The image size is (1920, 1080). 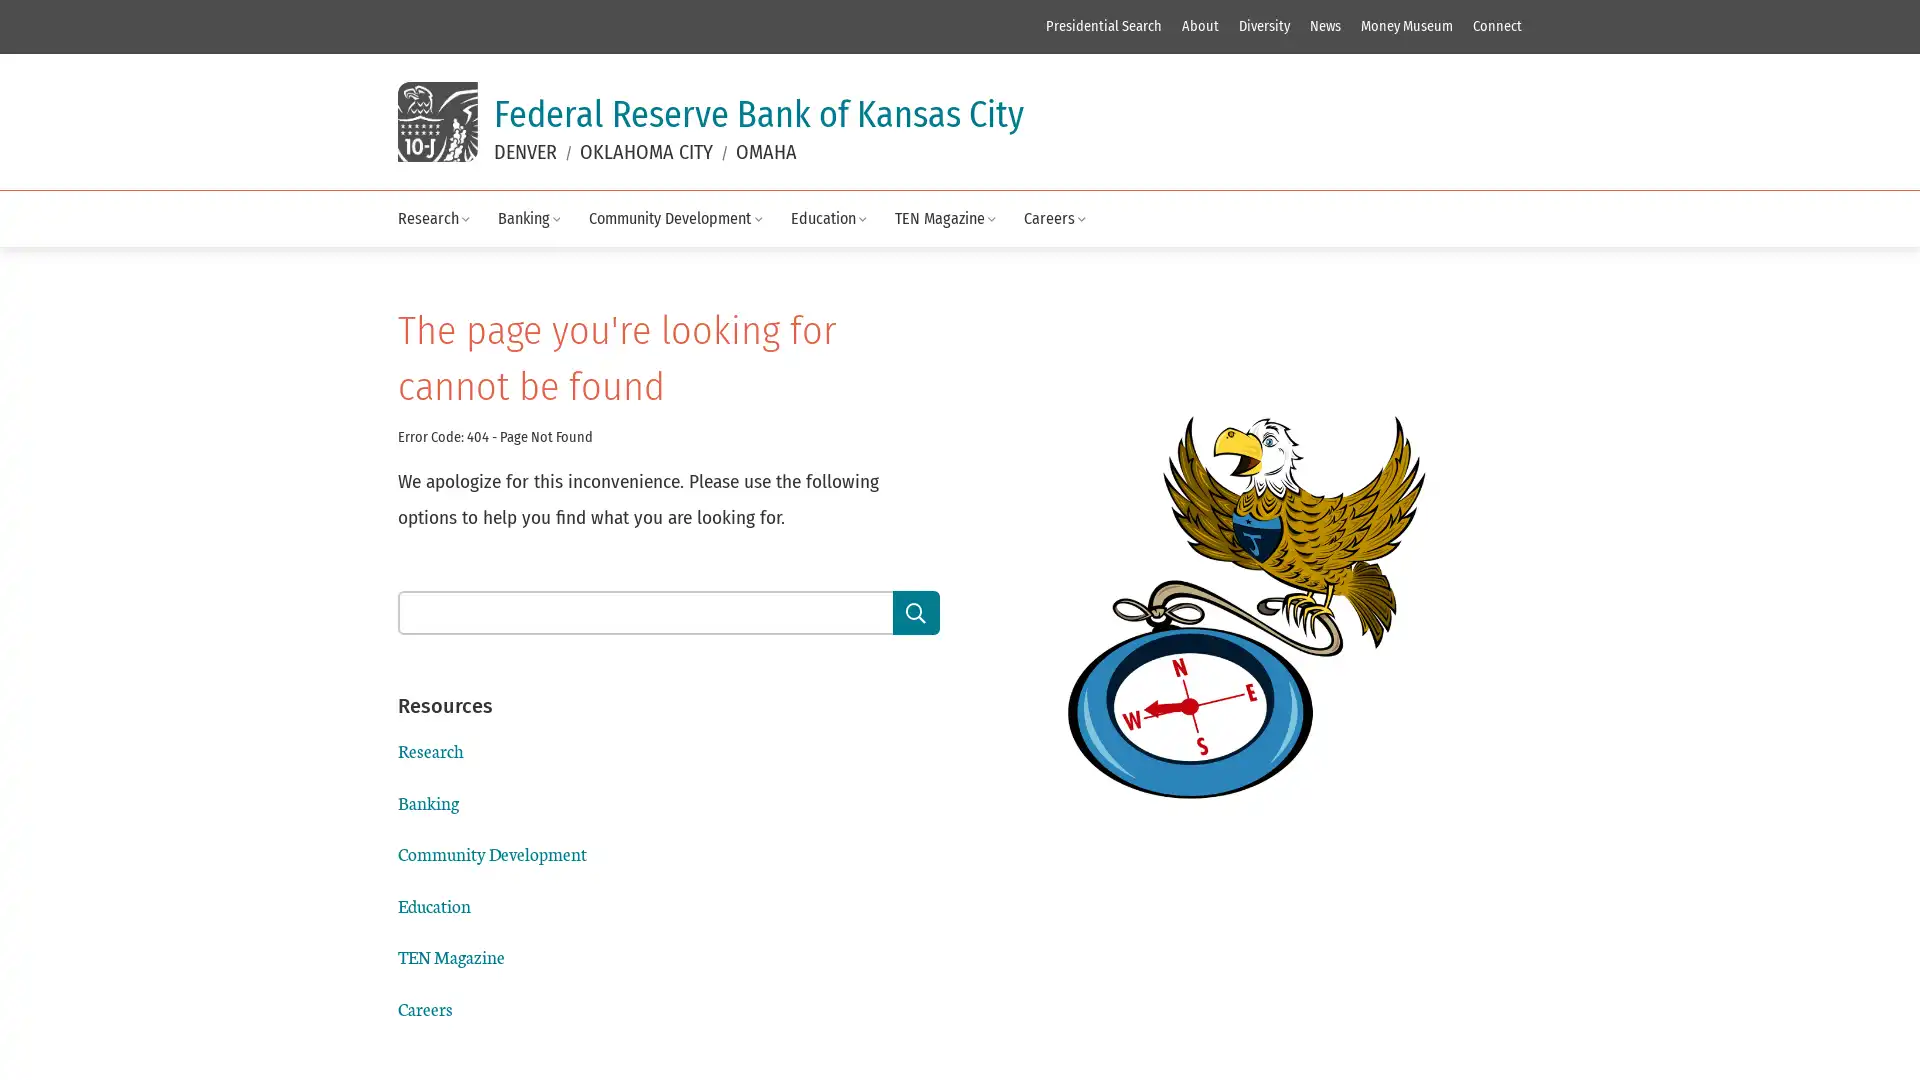 What do you see at coordinates (1053, 218) in the screenshot?
I see `Careers` at bounding box center [1053, 218].